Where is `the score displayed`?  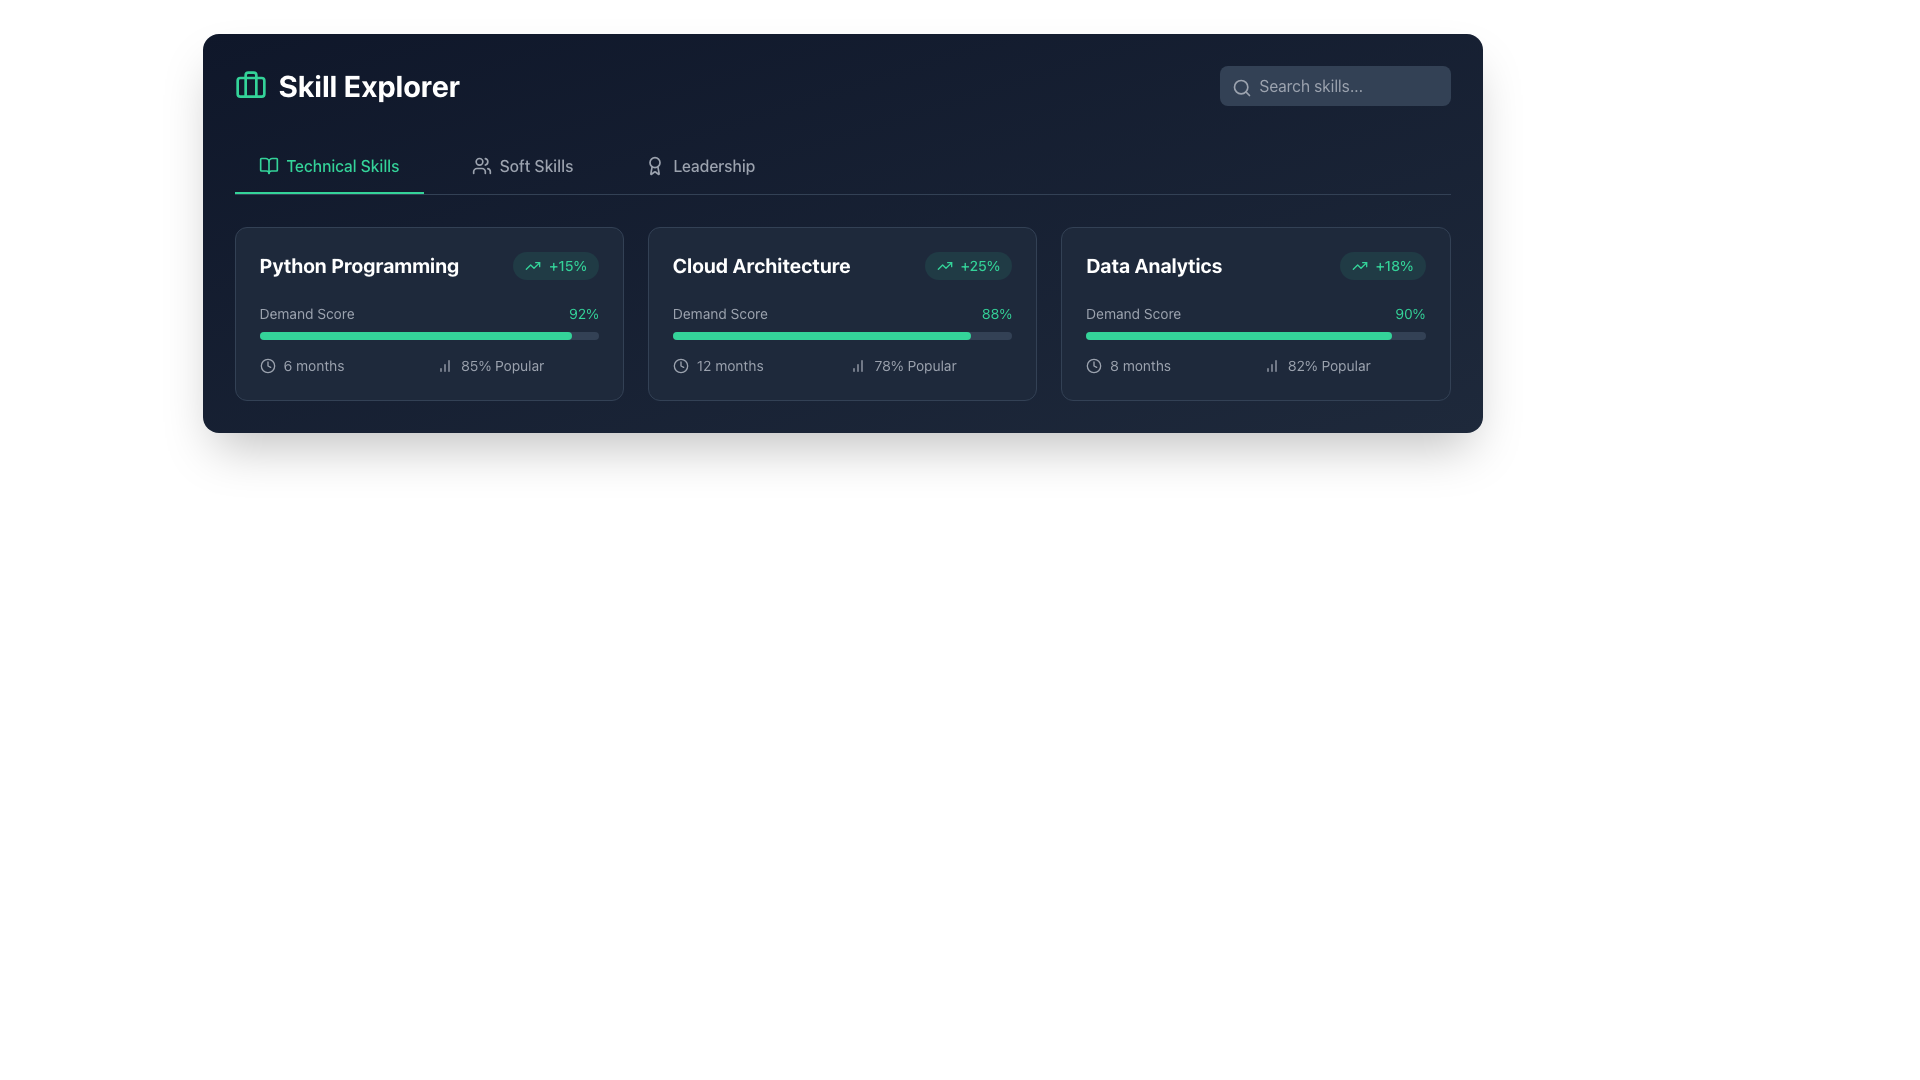 the score displayed is located at coordinates (582, 313).